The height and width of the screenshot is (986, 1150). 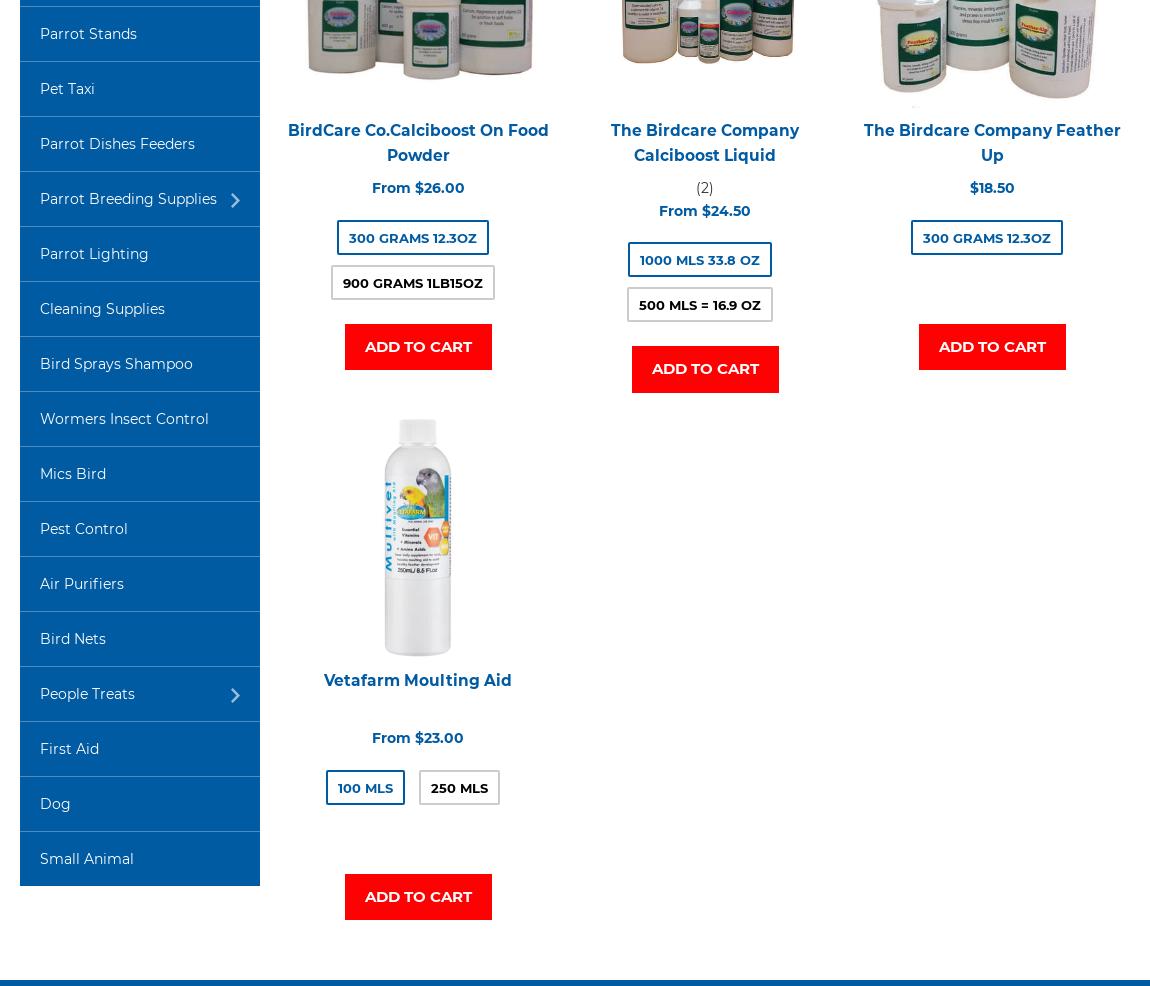 I want to click on '$18.50', so click(x=968, y=187).